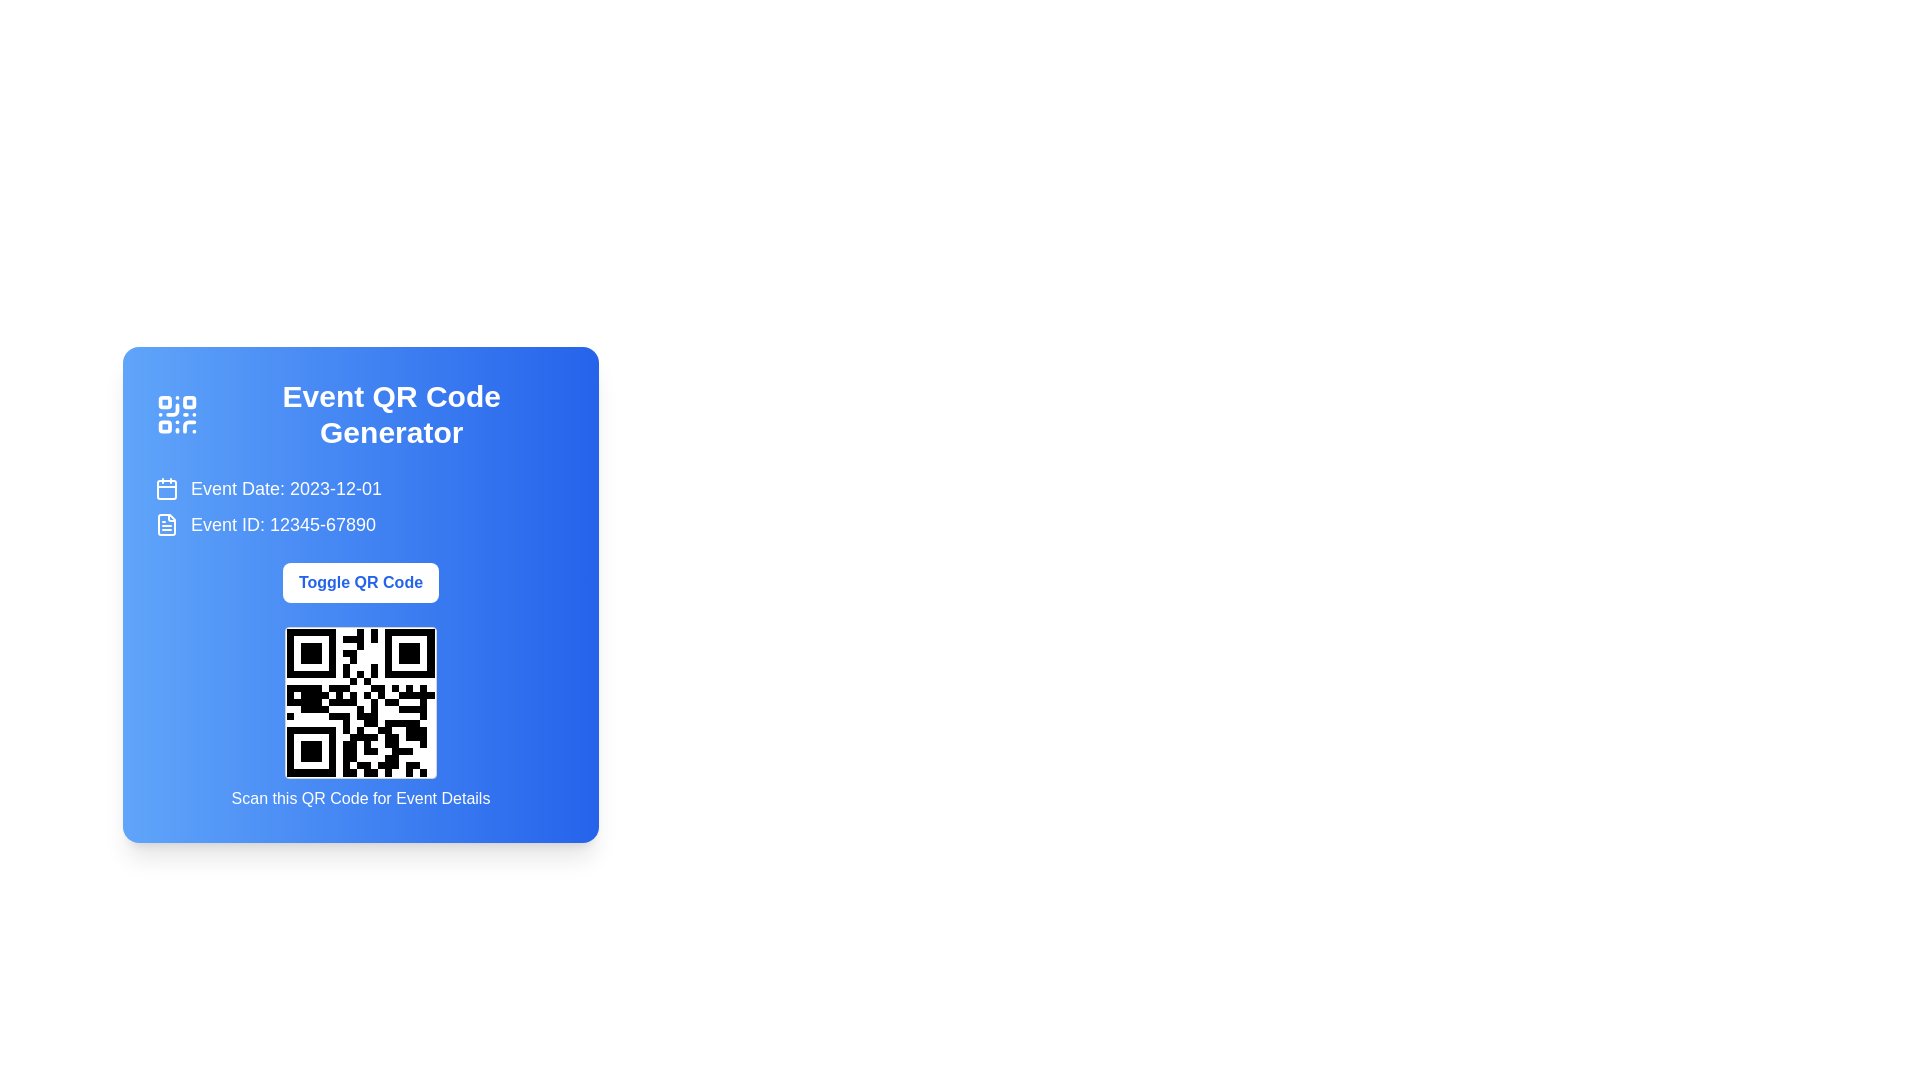  What do you see at coordinates (267, 489) in the screenshot?
I see `the date label with an icon that displays the event date, located at the top-left of the bordered card structure, above the 'Event ID: 12345-67890' section` at bounding box center [267, 489].